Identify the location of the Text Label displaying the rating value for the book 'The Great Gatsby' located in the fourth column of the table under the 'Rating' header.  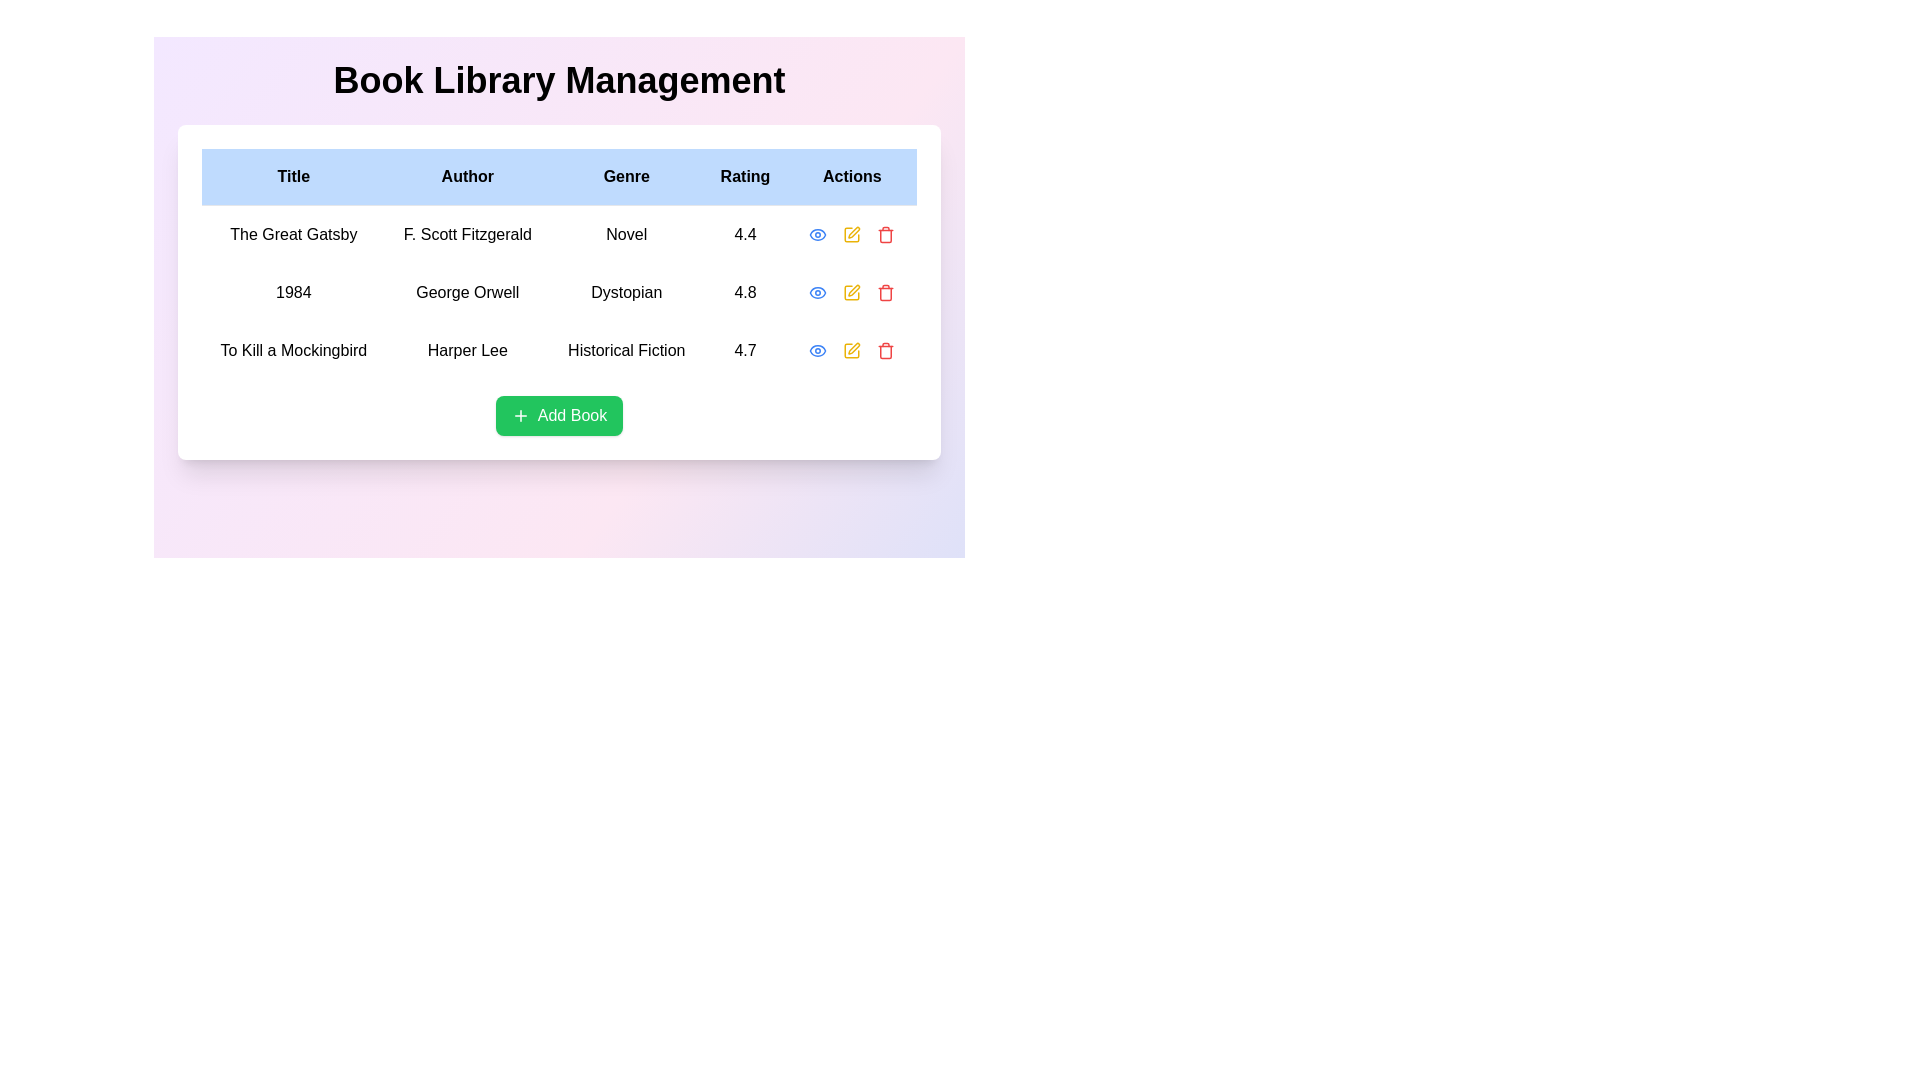
(744, 233).